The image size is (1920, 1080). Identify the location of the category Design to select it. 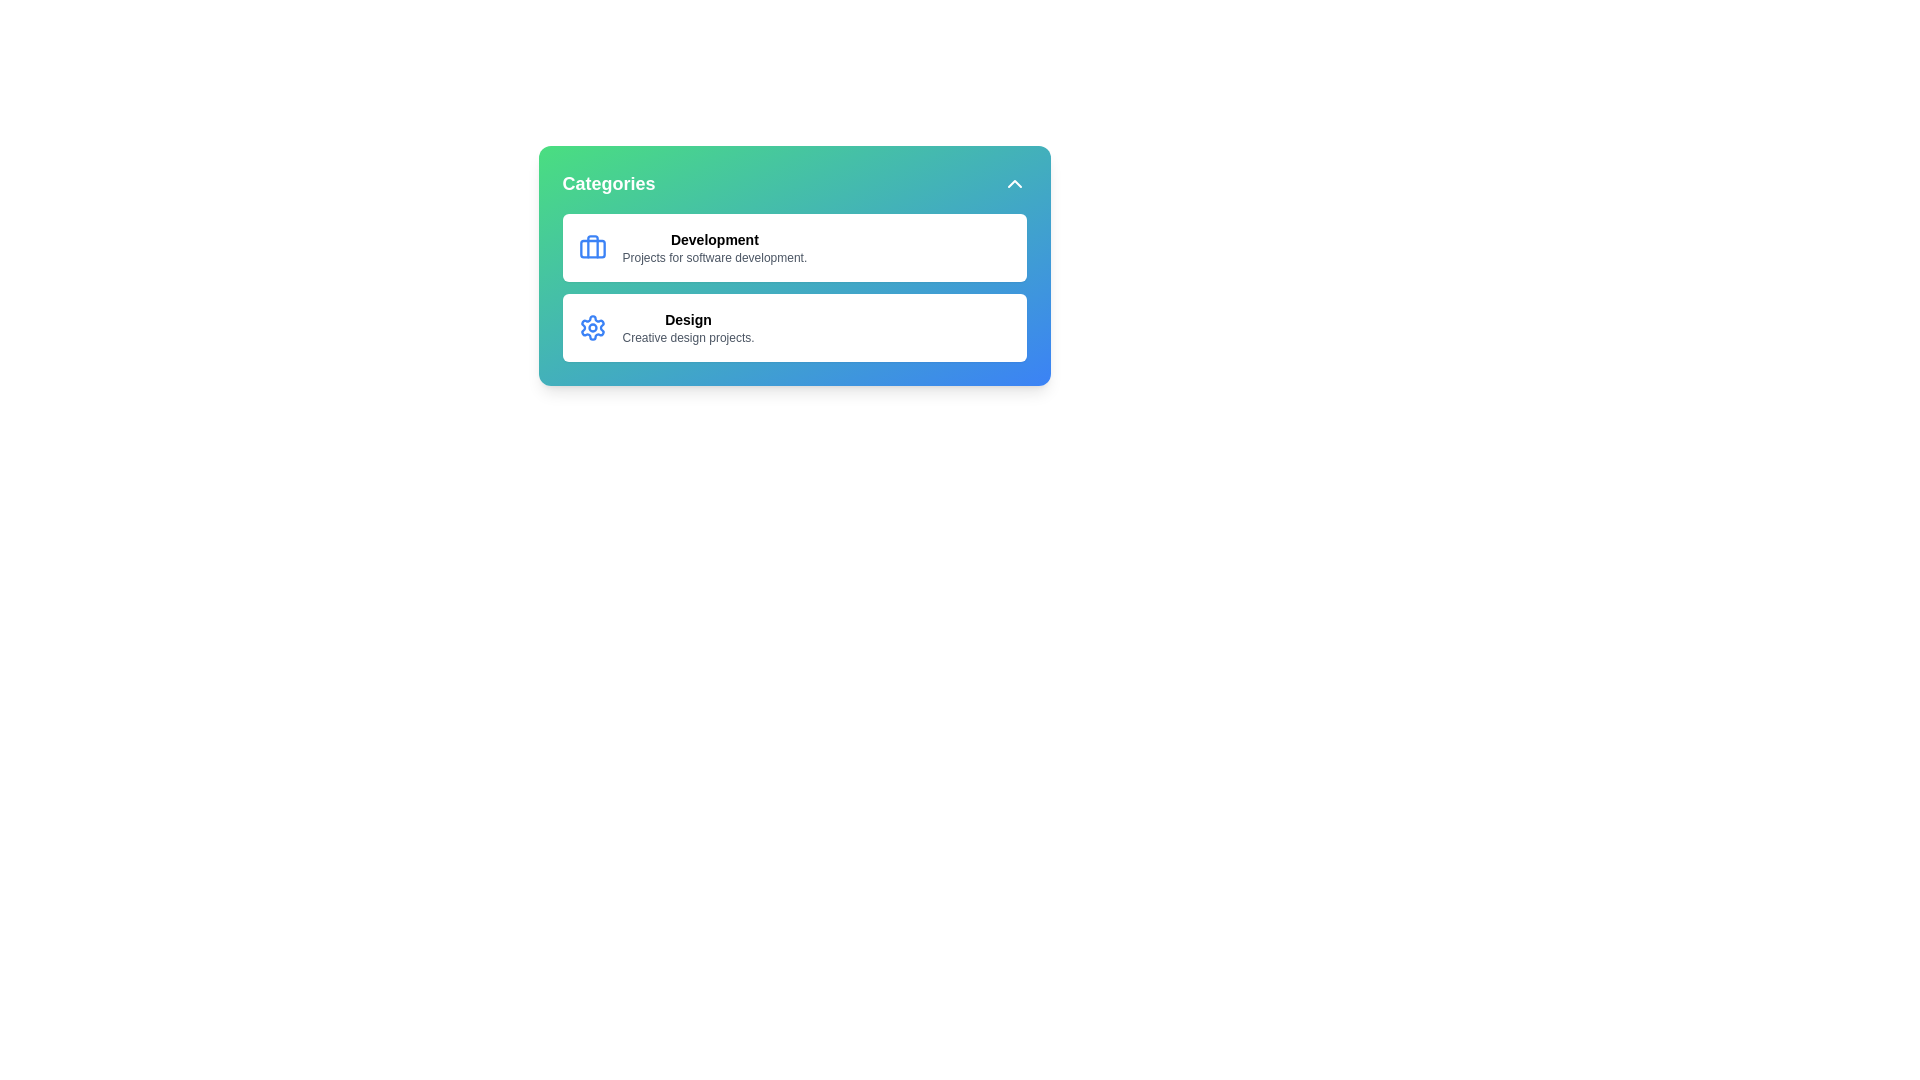
(793, 326).